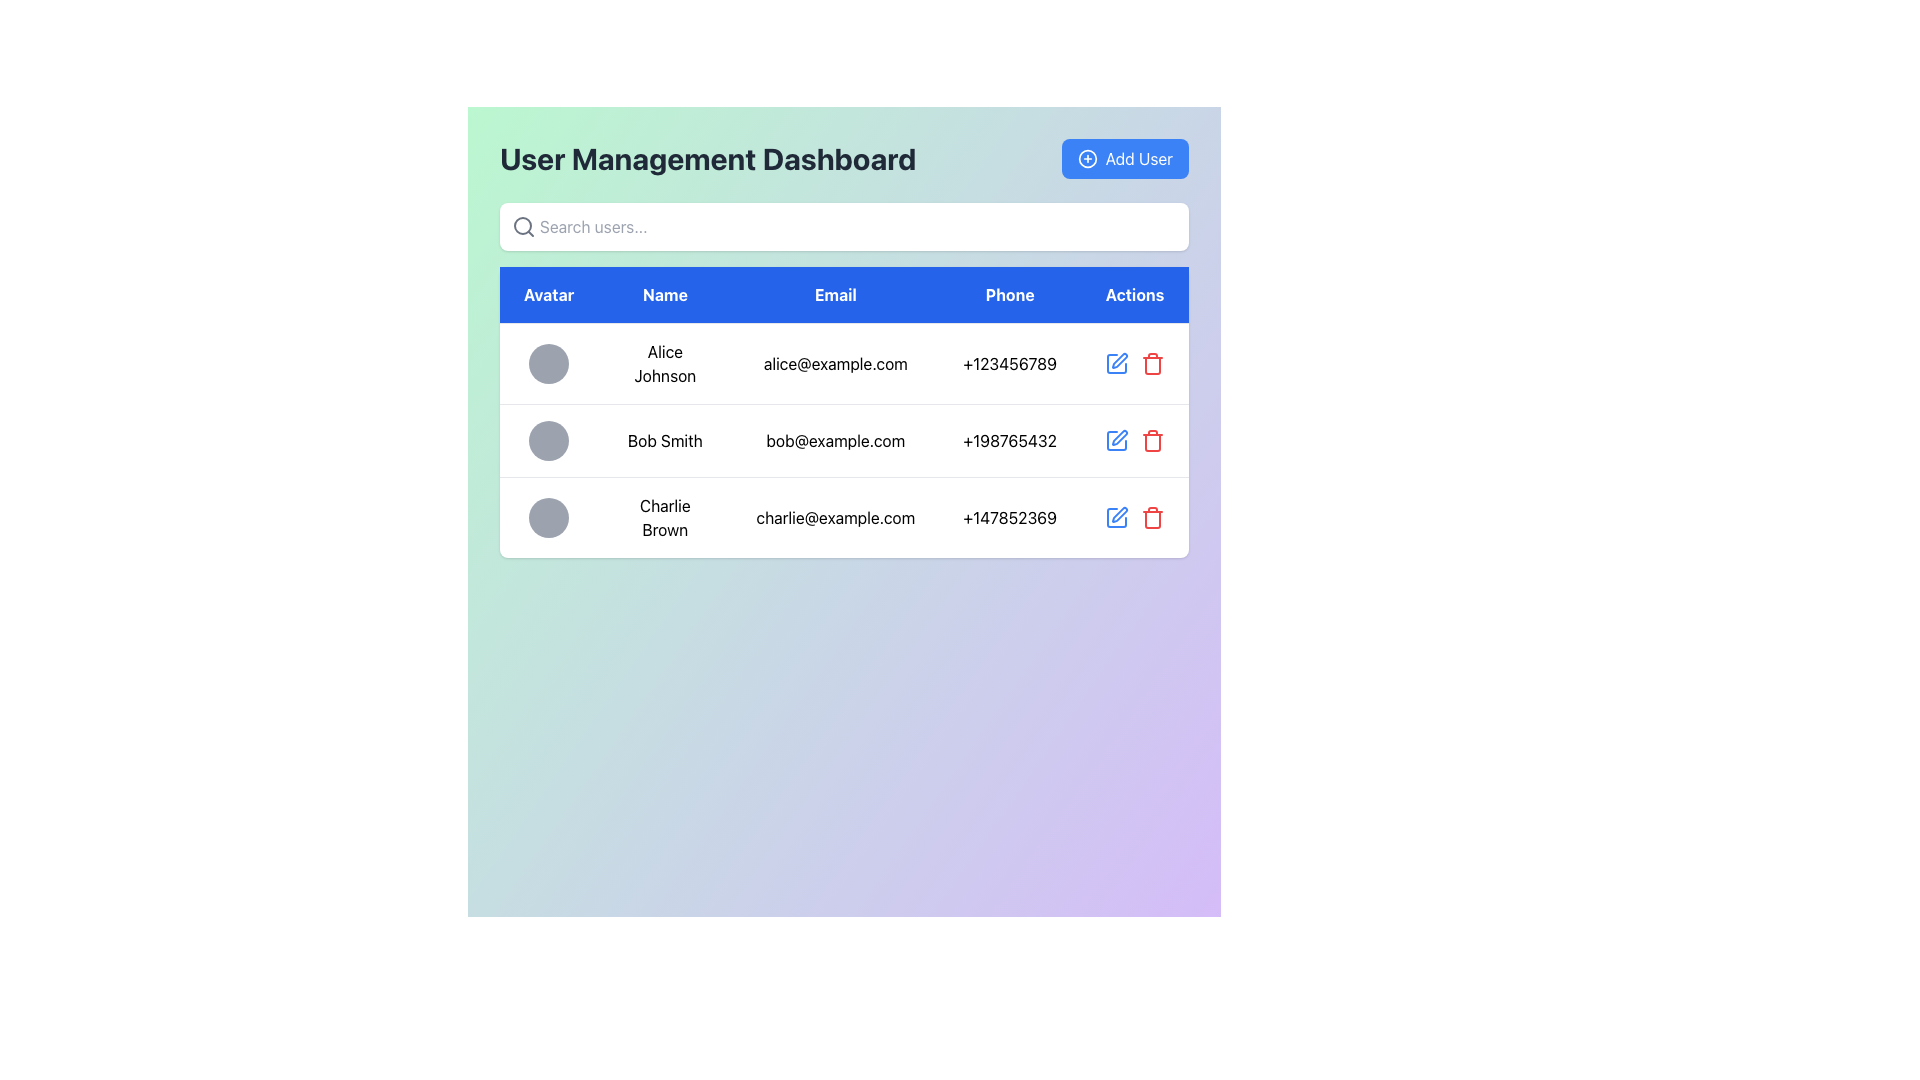 The height and width of the screenshot is (1080, 1920). I want to click on the Action bar containing the blue pen-shaped icon and the red trash can icon located in the 'Actions' column of the second row for the entry 'Bob Smith', so click(1134, 439).